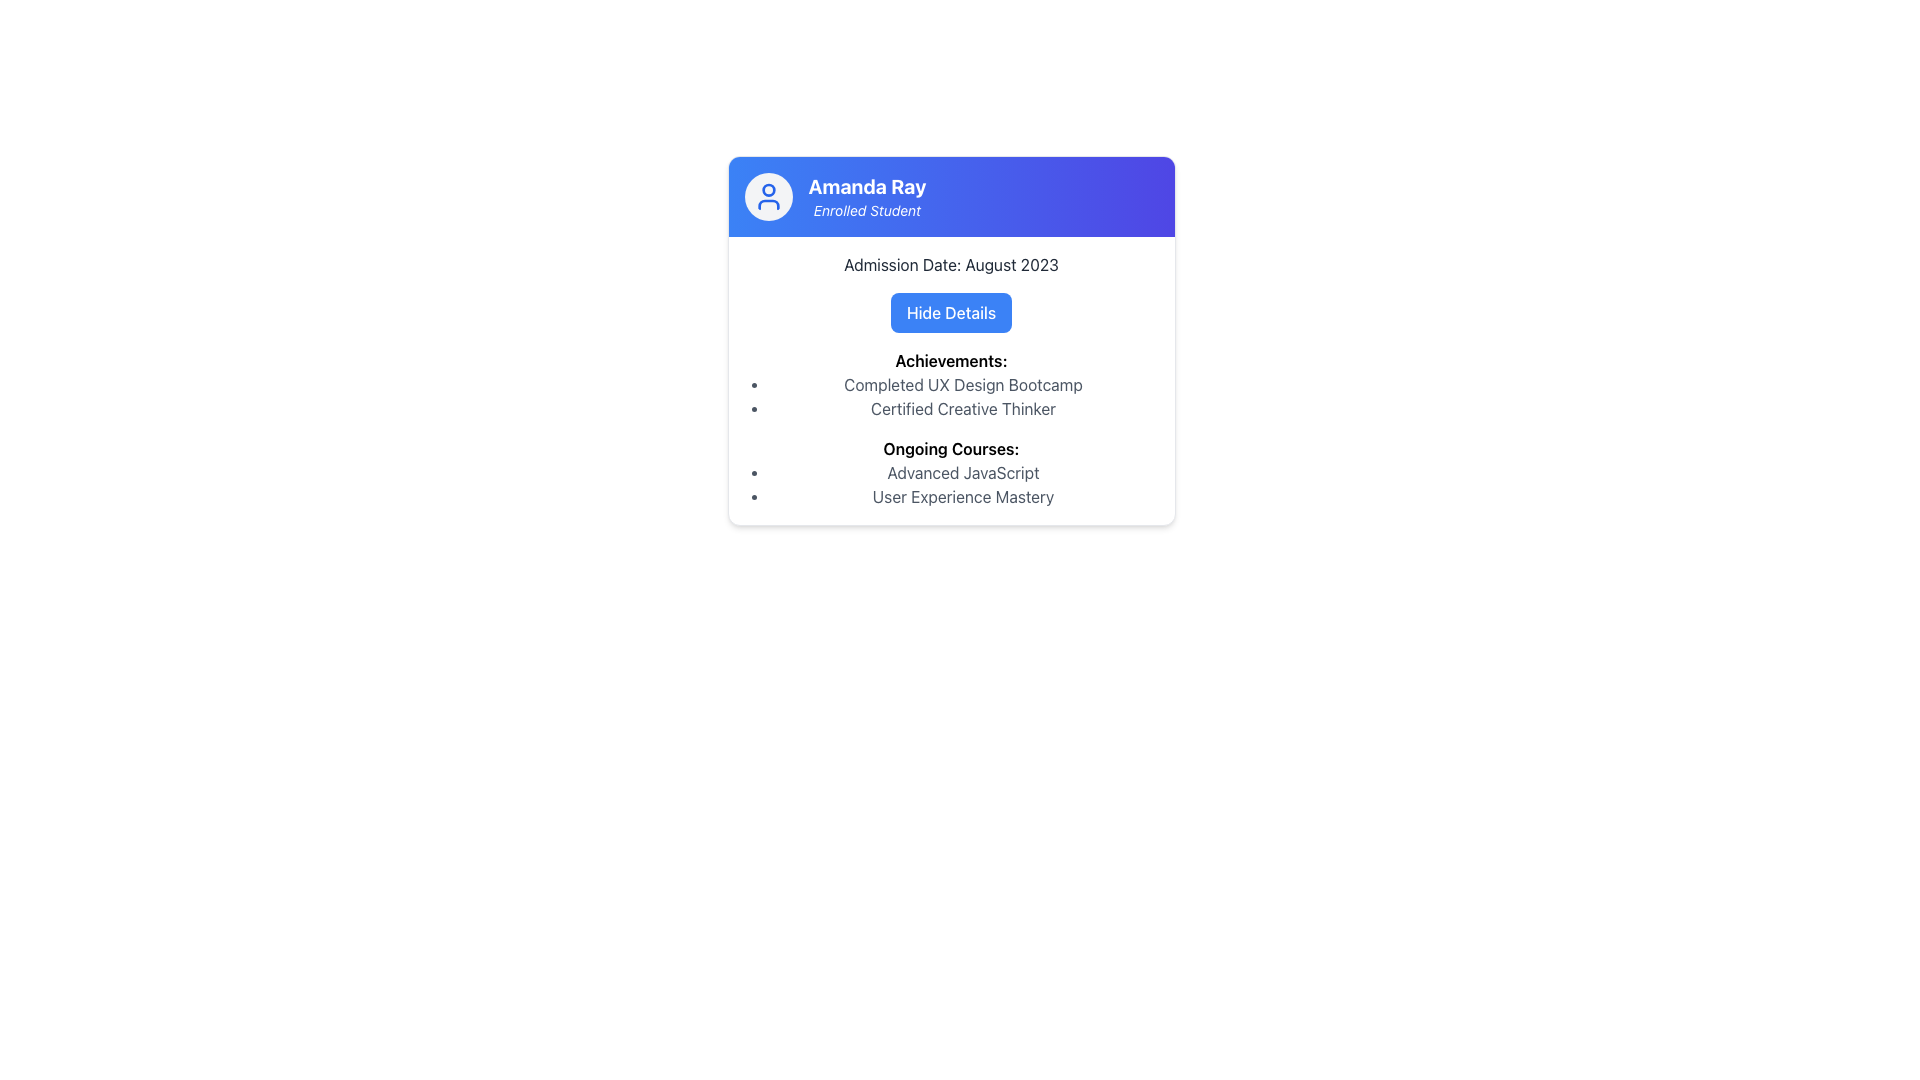 This screenshot has width=1920, height=1080. I want to click on the 'Achievements:' text label which serves as a section header introducing the list of achievements below it, so click(950, 361).